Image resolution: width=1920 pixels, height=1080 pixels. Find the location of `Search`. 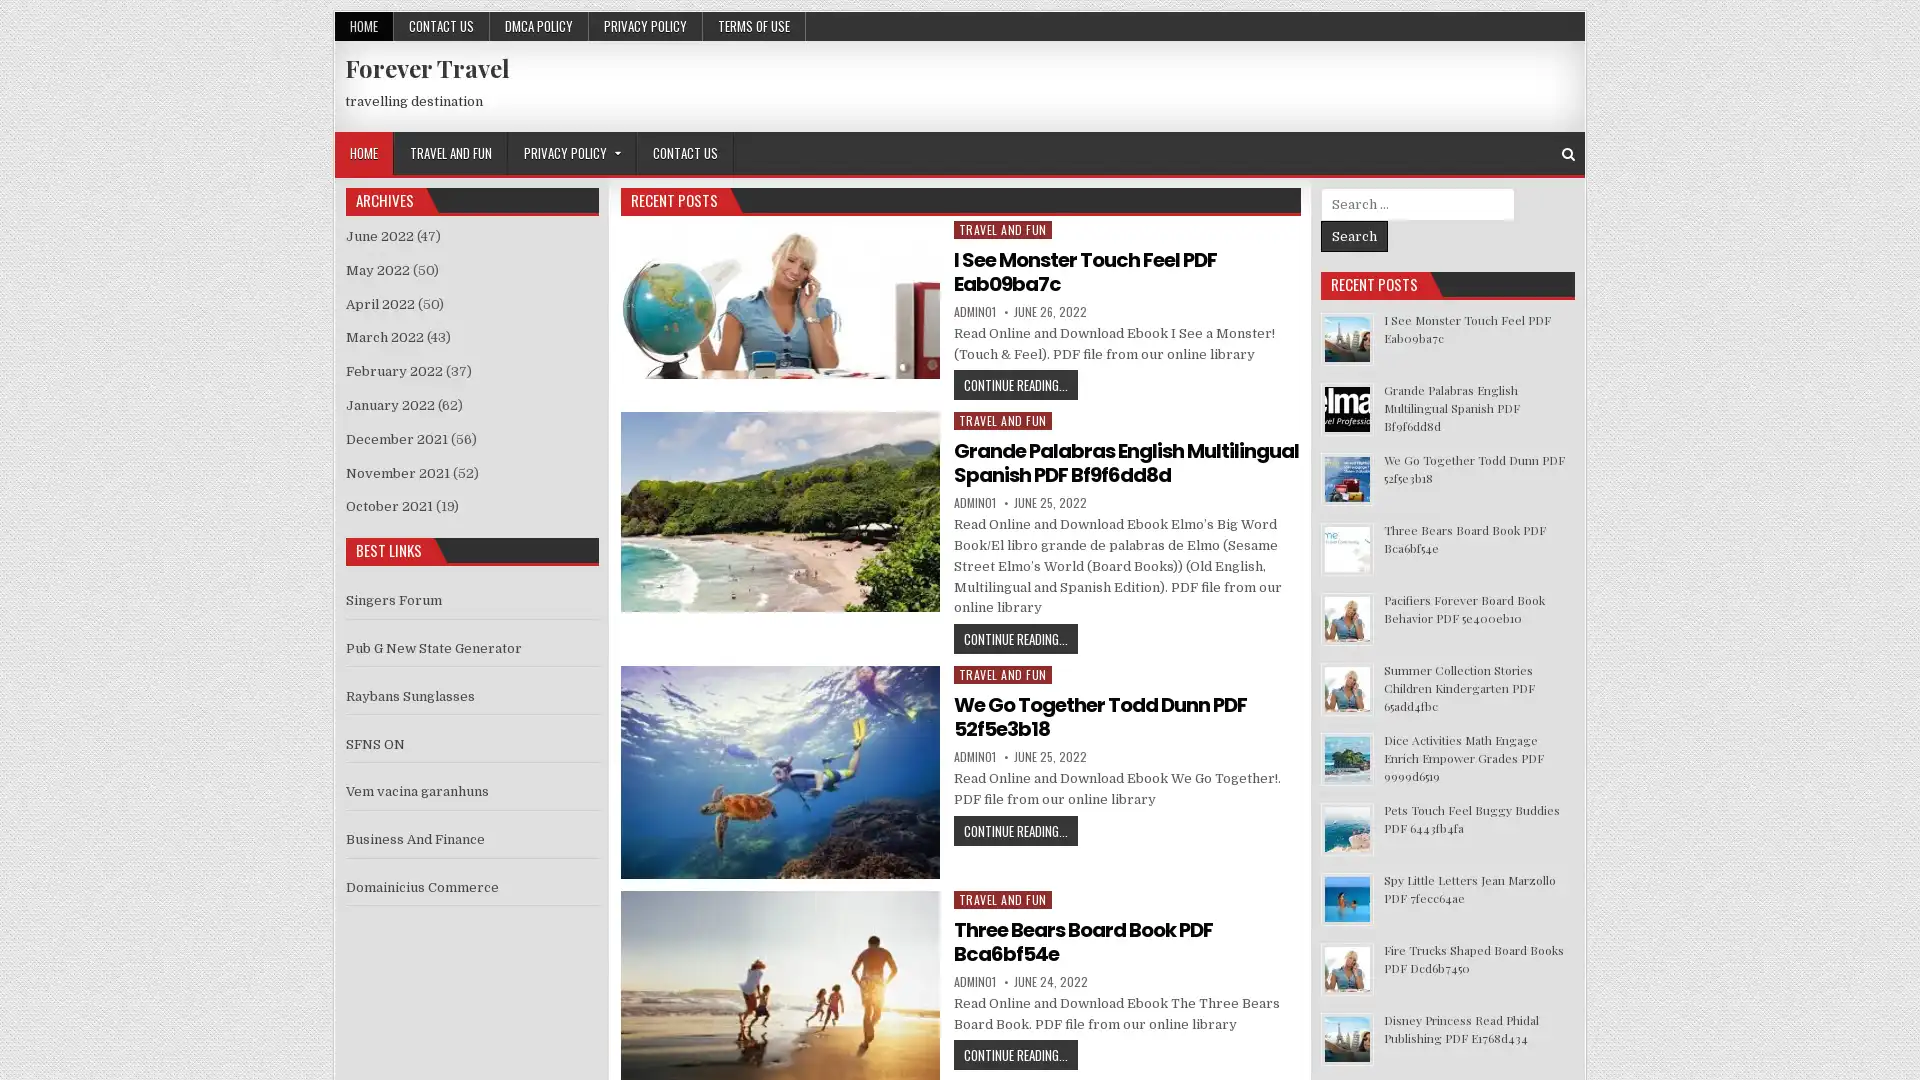

Search is located at coordinates (1354, 235).